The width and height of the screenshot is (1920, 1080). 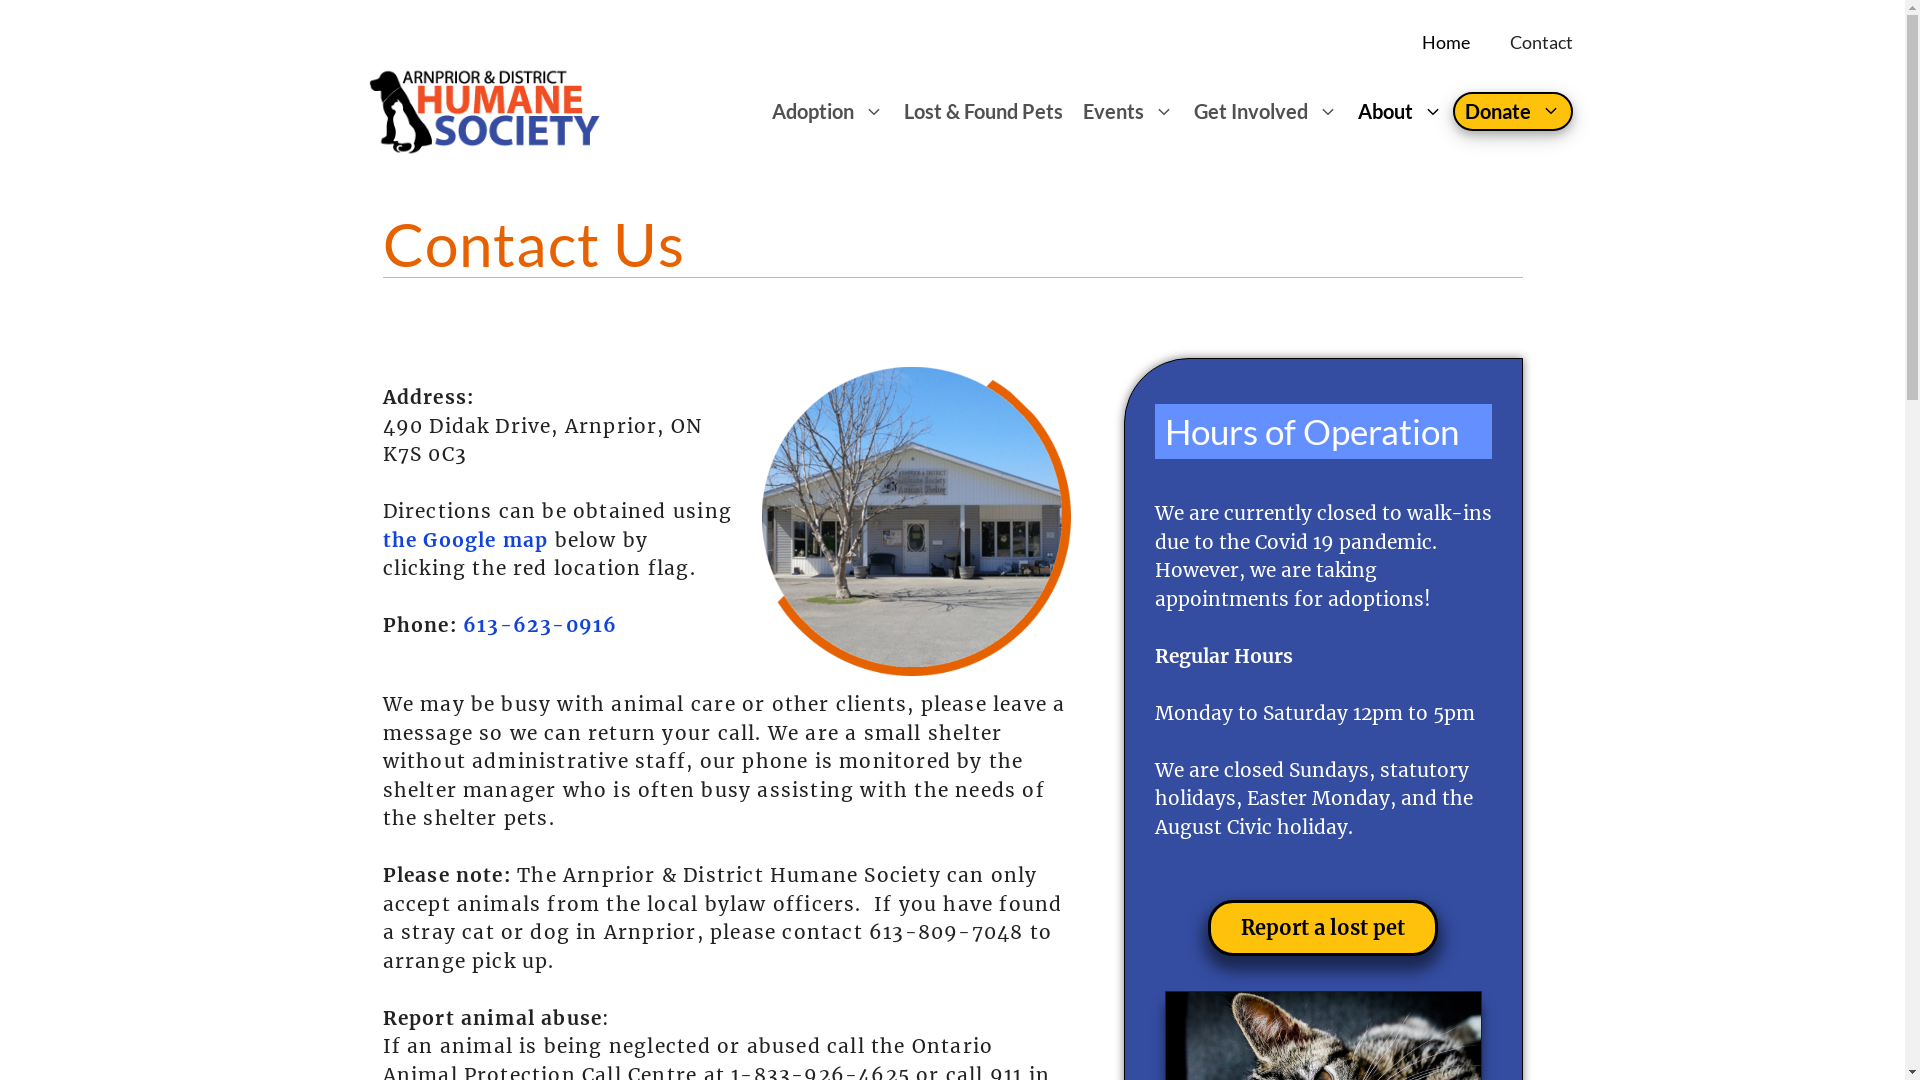 I want to click on 'Get Involved', so click(x=1265, y=111).